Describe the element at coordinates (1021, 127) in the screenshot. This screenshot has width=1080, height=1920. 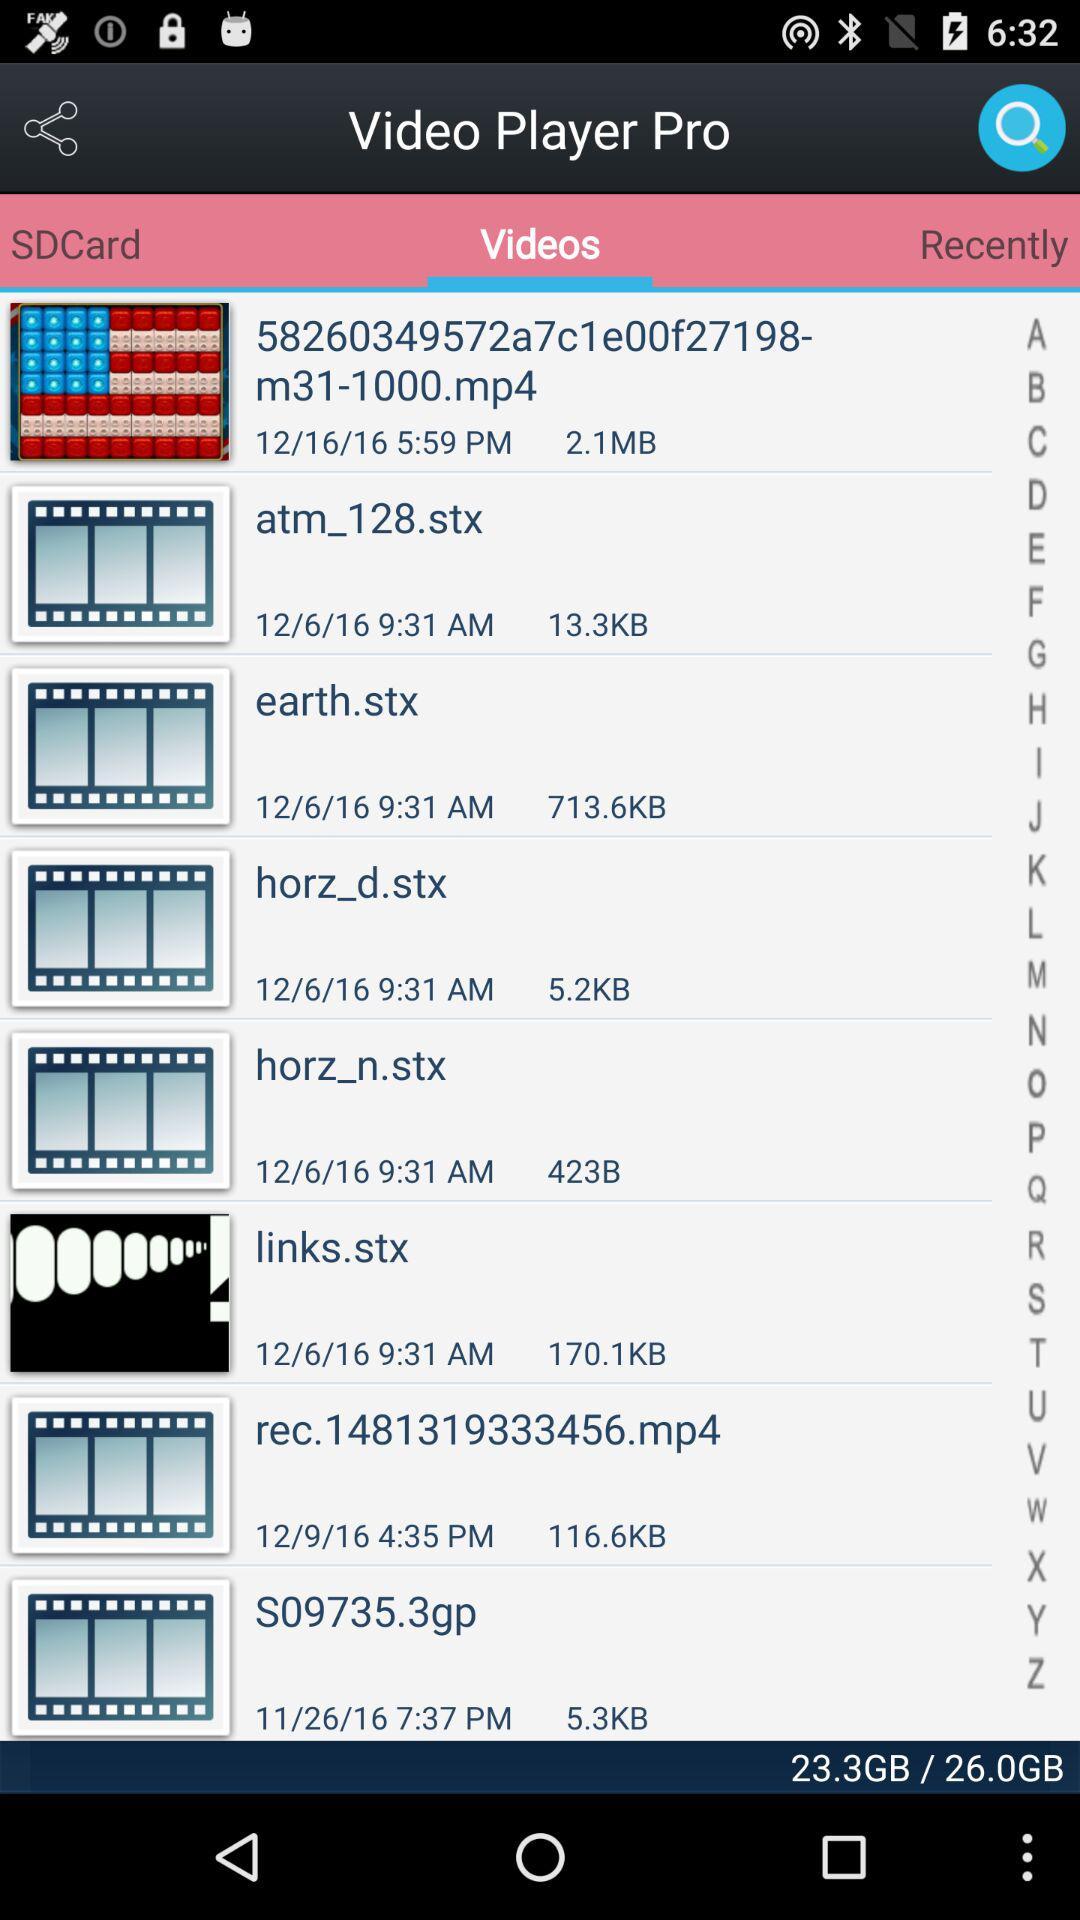
I see `open search` at that location.